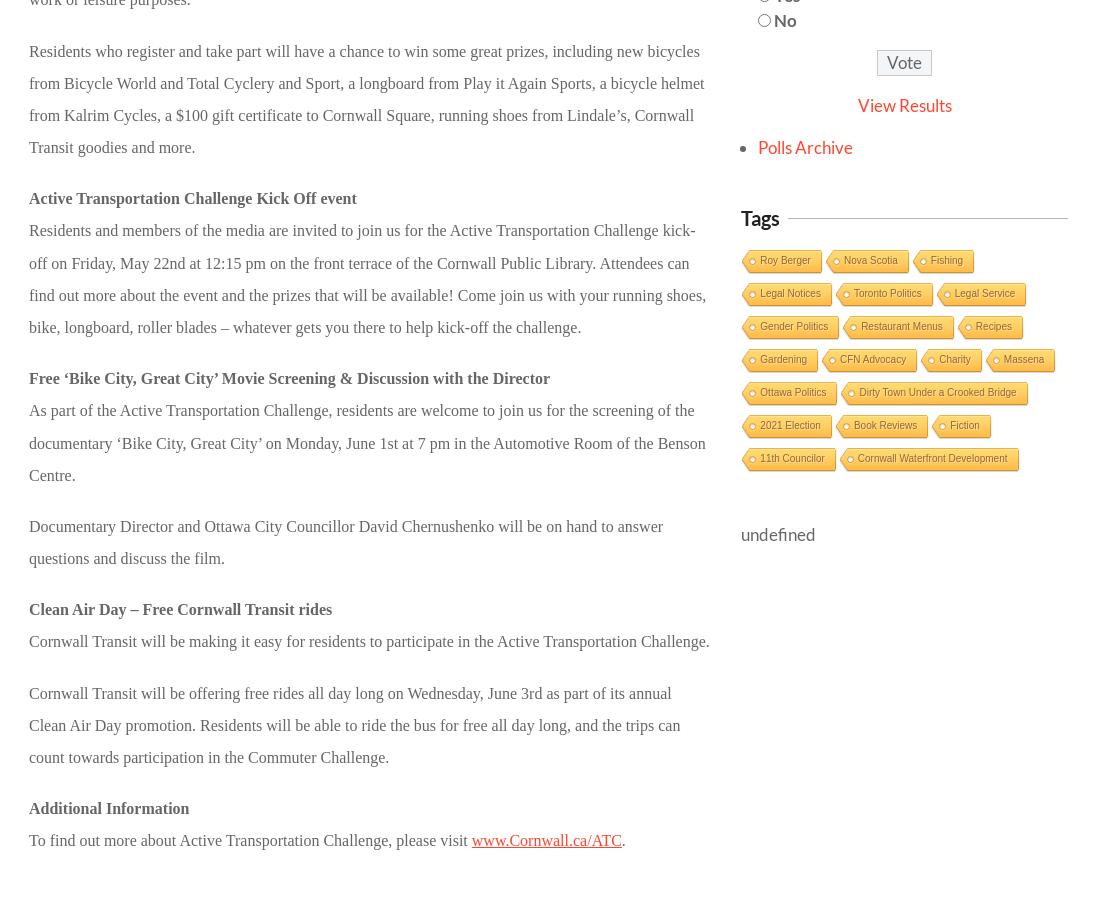  Describe the element at coordinates (473, 691) in the screenshot. I see `'Wednesday, June 3rd'` at that location.